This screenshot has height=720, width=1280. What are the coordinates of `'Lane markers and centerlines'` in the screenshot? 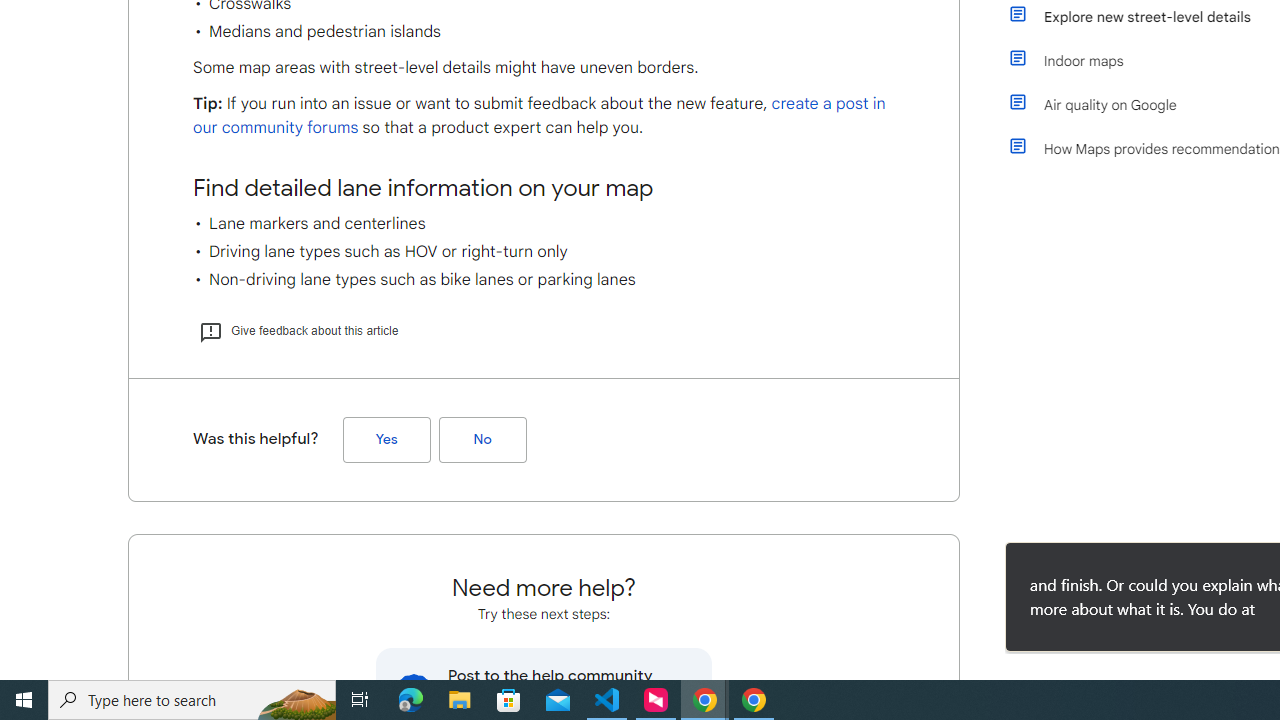 It's located at (544, 223).